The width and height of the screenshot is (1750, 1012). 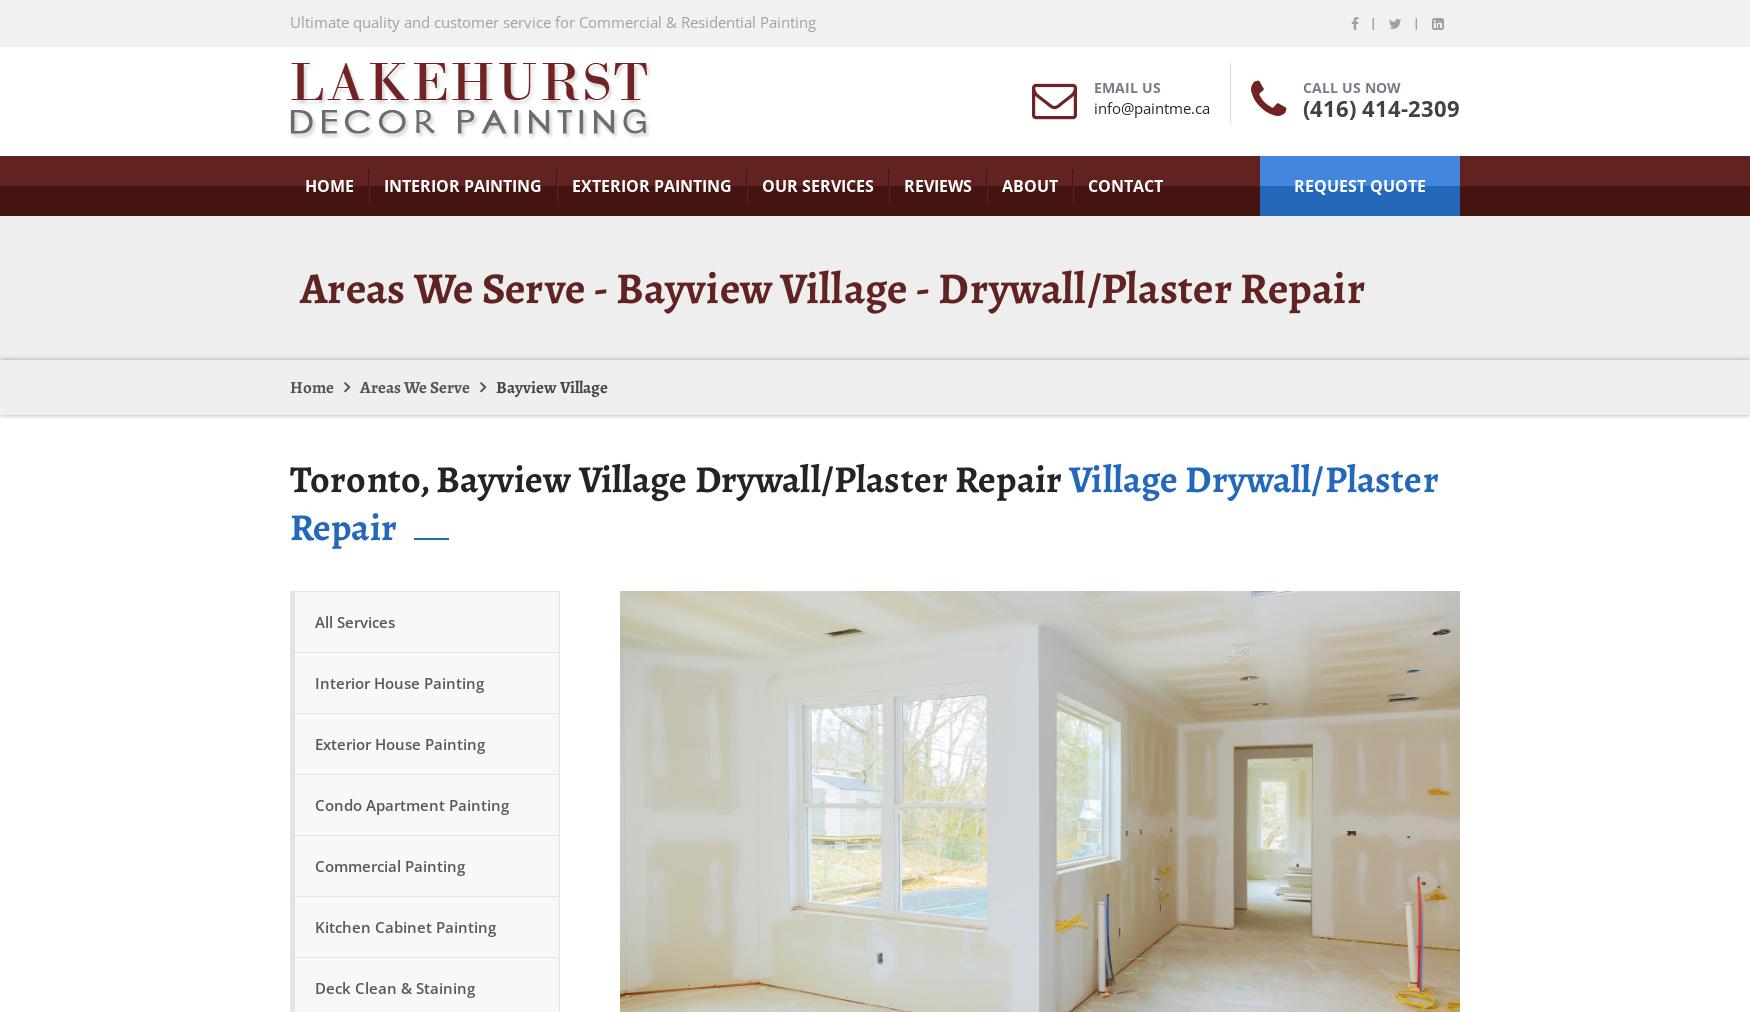 I want to click on 'call us now', so click(x=1352, y=86).